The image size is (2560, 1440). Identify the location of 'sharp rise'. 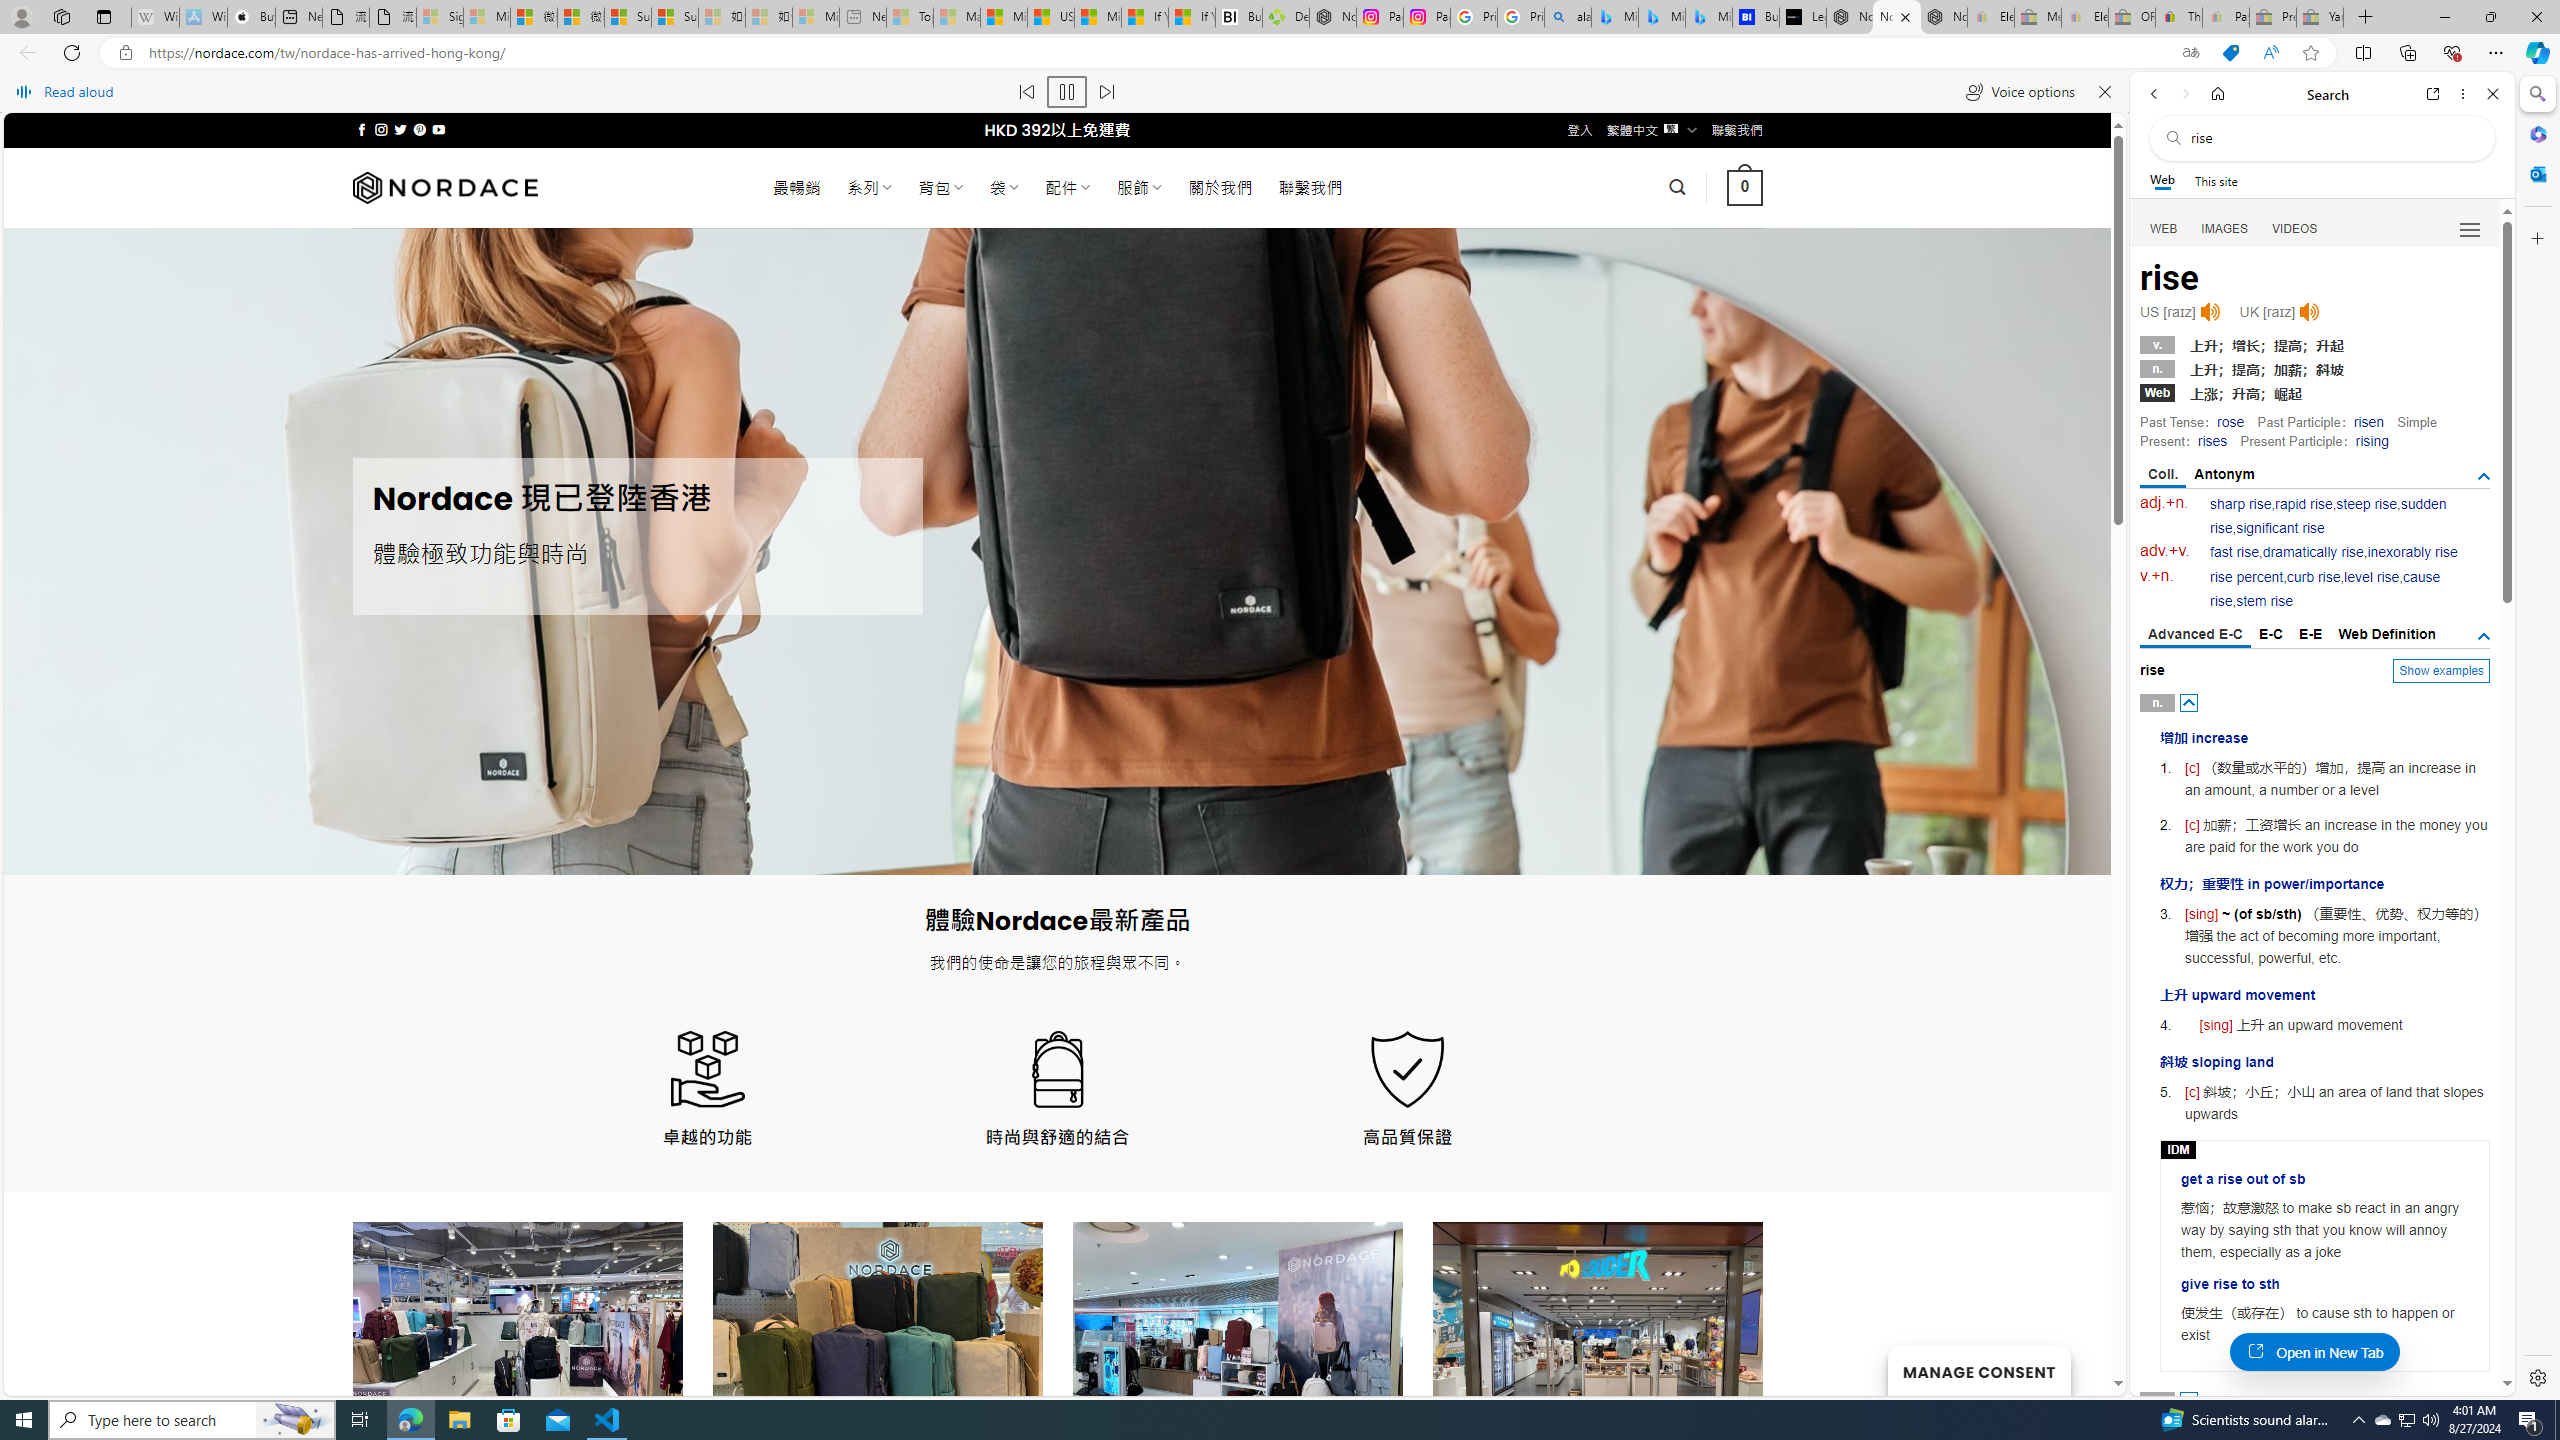
(2241, 503).